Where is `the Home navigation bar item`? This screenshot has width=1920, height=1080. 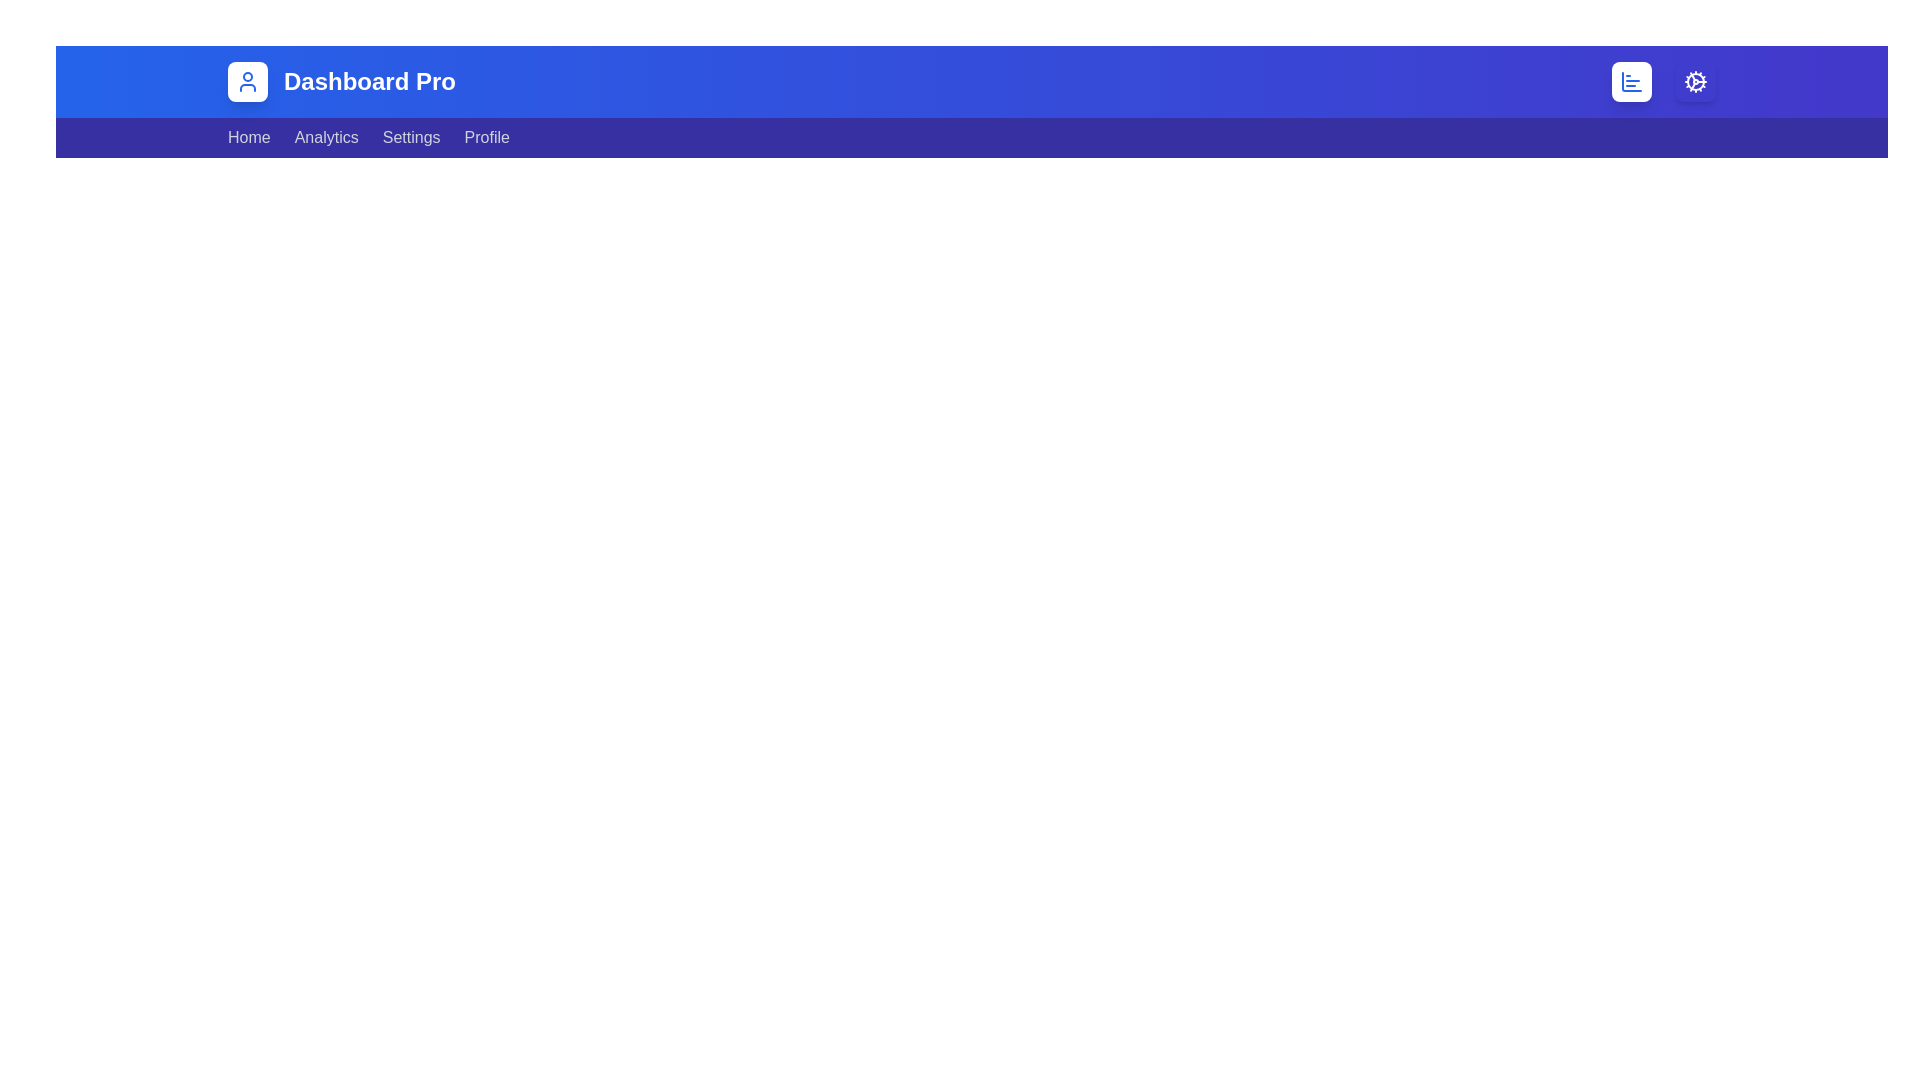 the Home navigation bar item is located at coordinates (248, 137).